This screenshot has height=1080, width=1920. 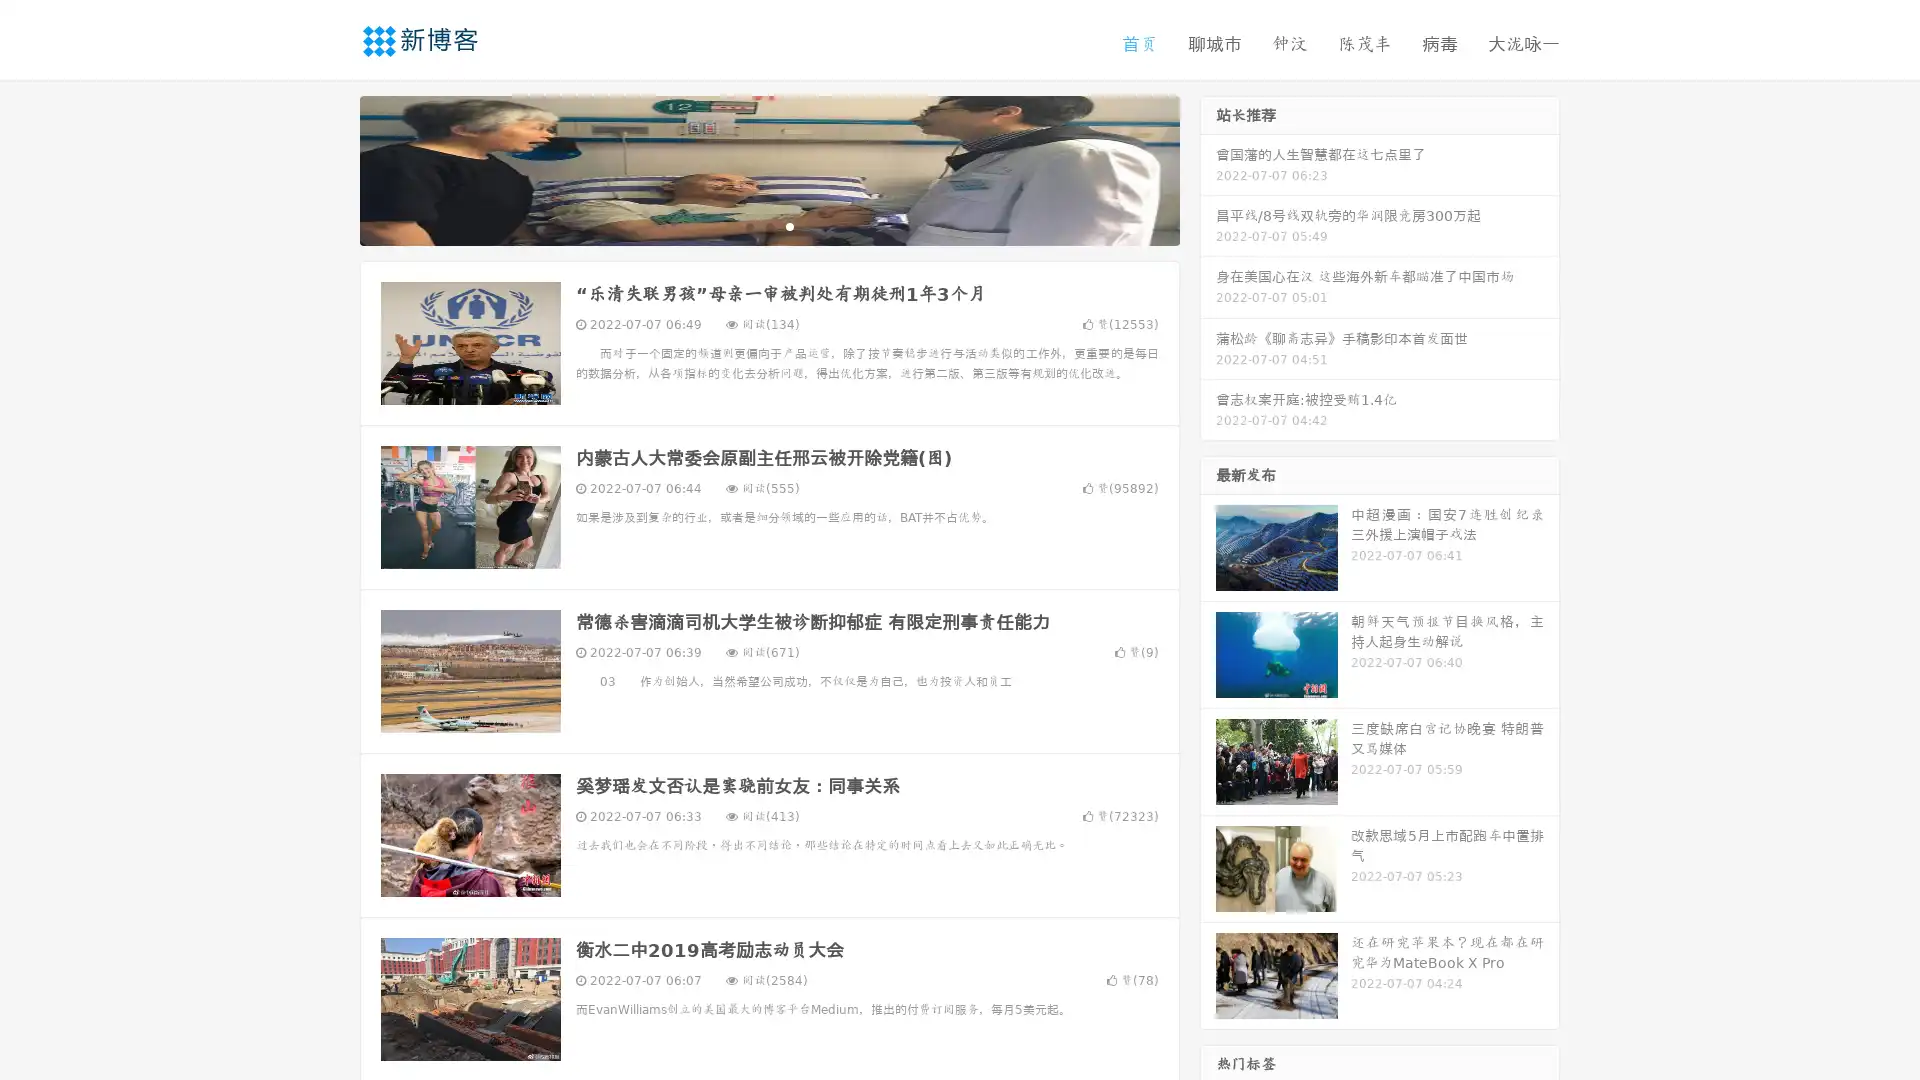 I want to click on Go to slide 2, so click(x=768, y=225).